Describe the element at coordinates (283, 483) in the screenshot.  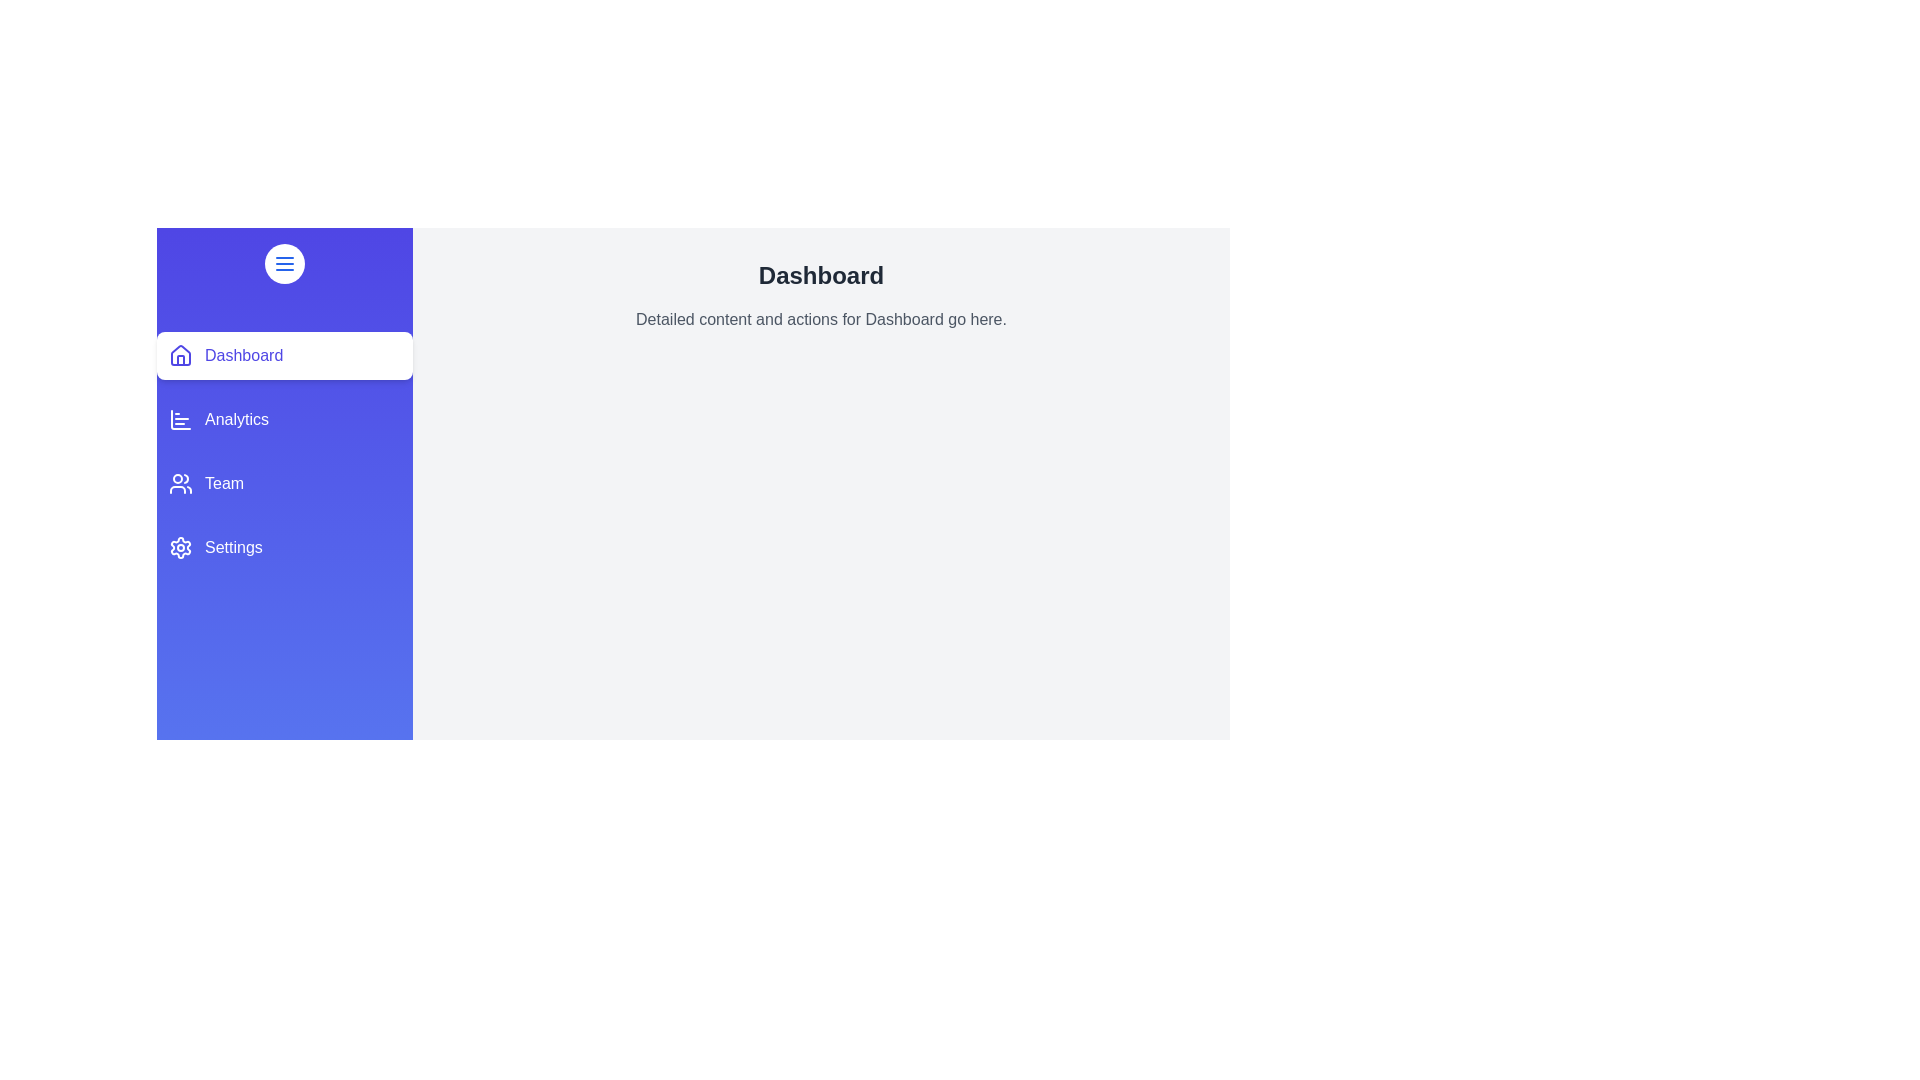
I see `the menu item Team to observe visual feedback` at that location.